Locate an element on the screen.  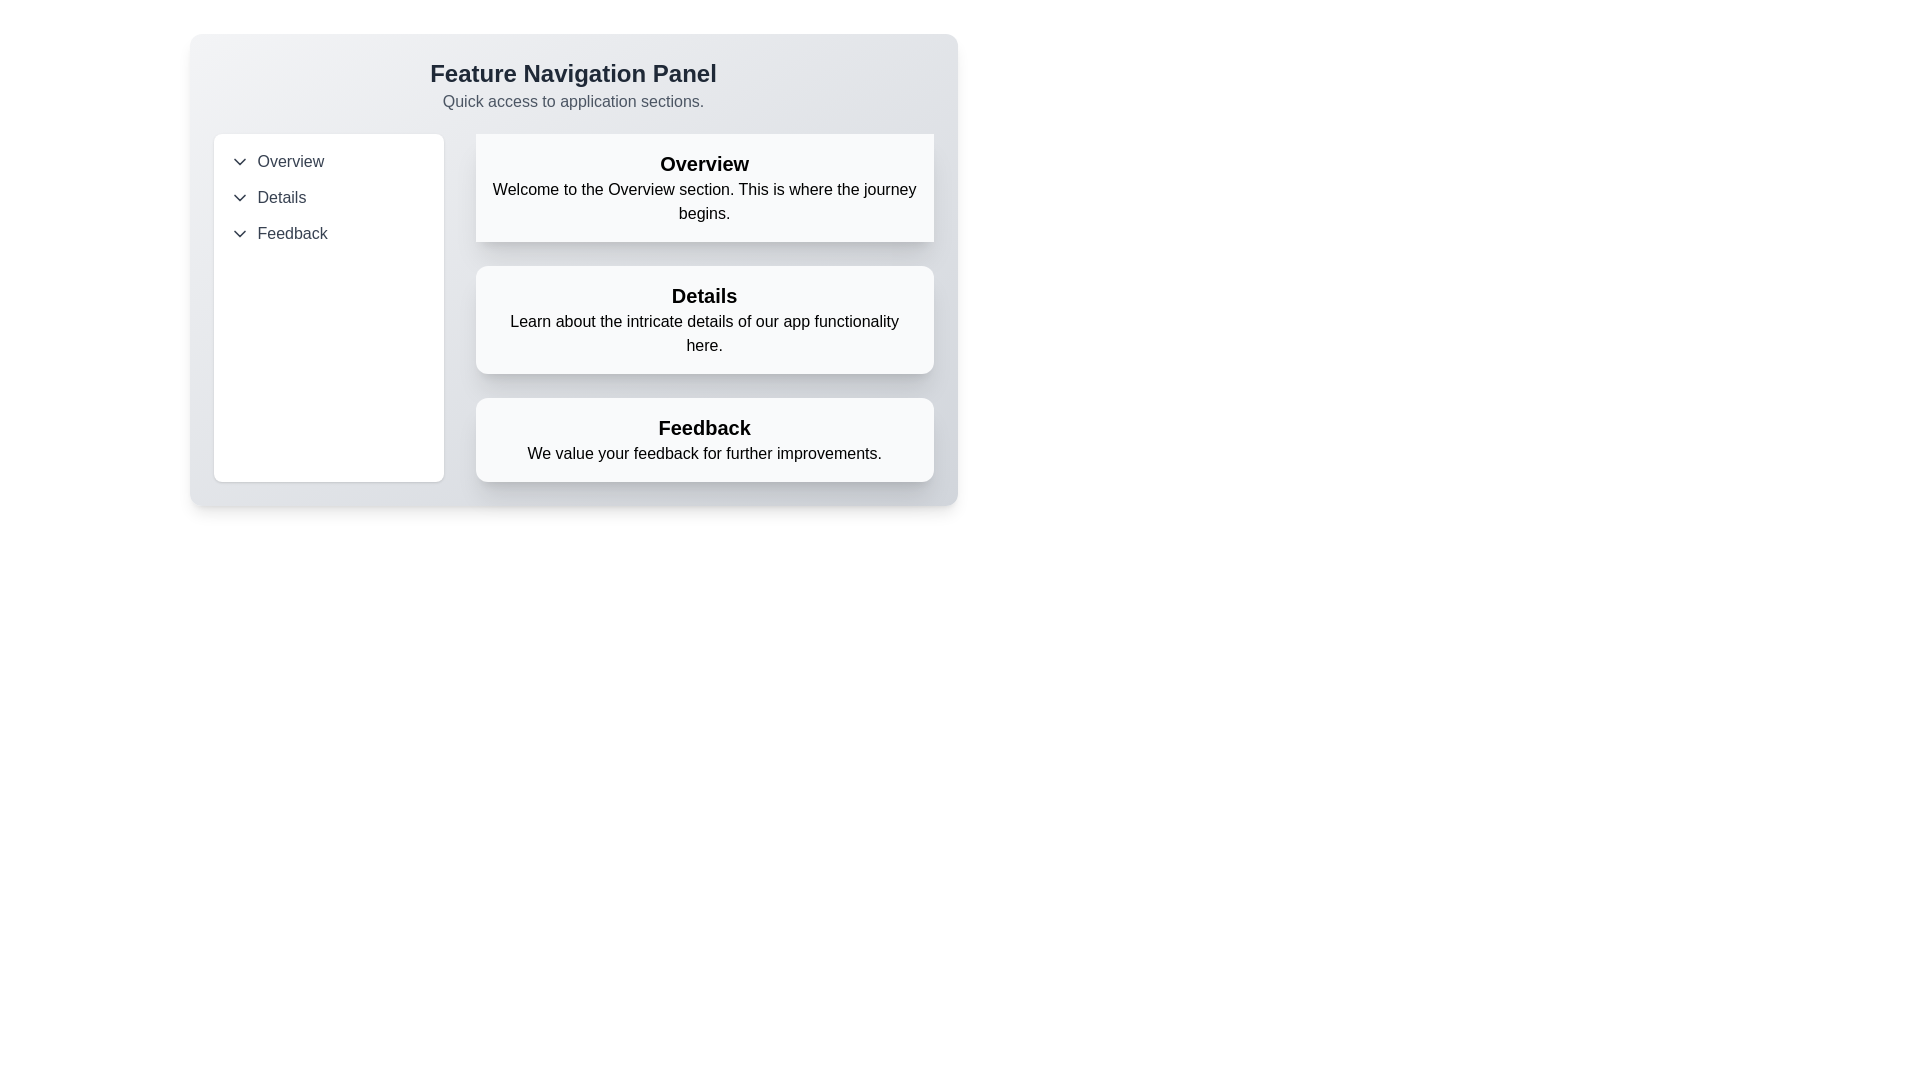
the second item labeled 'Details' in the Vertical Navigation Menu with Expandable Items is located at coordinates (328, 197).